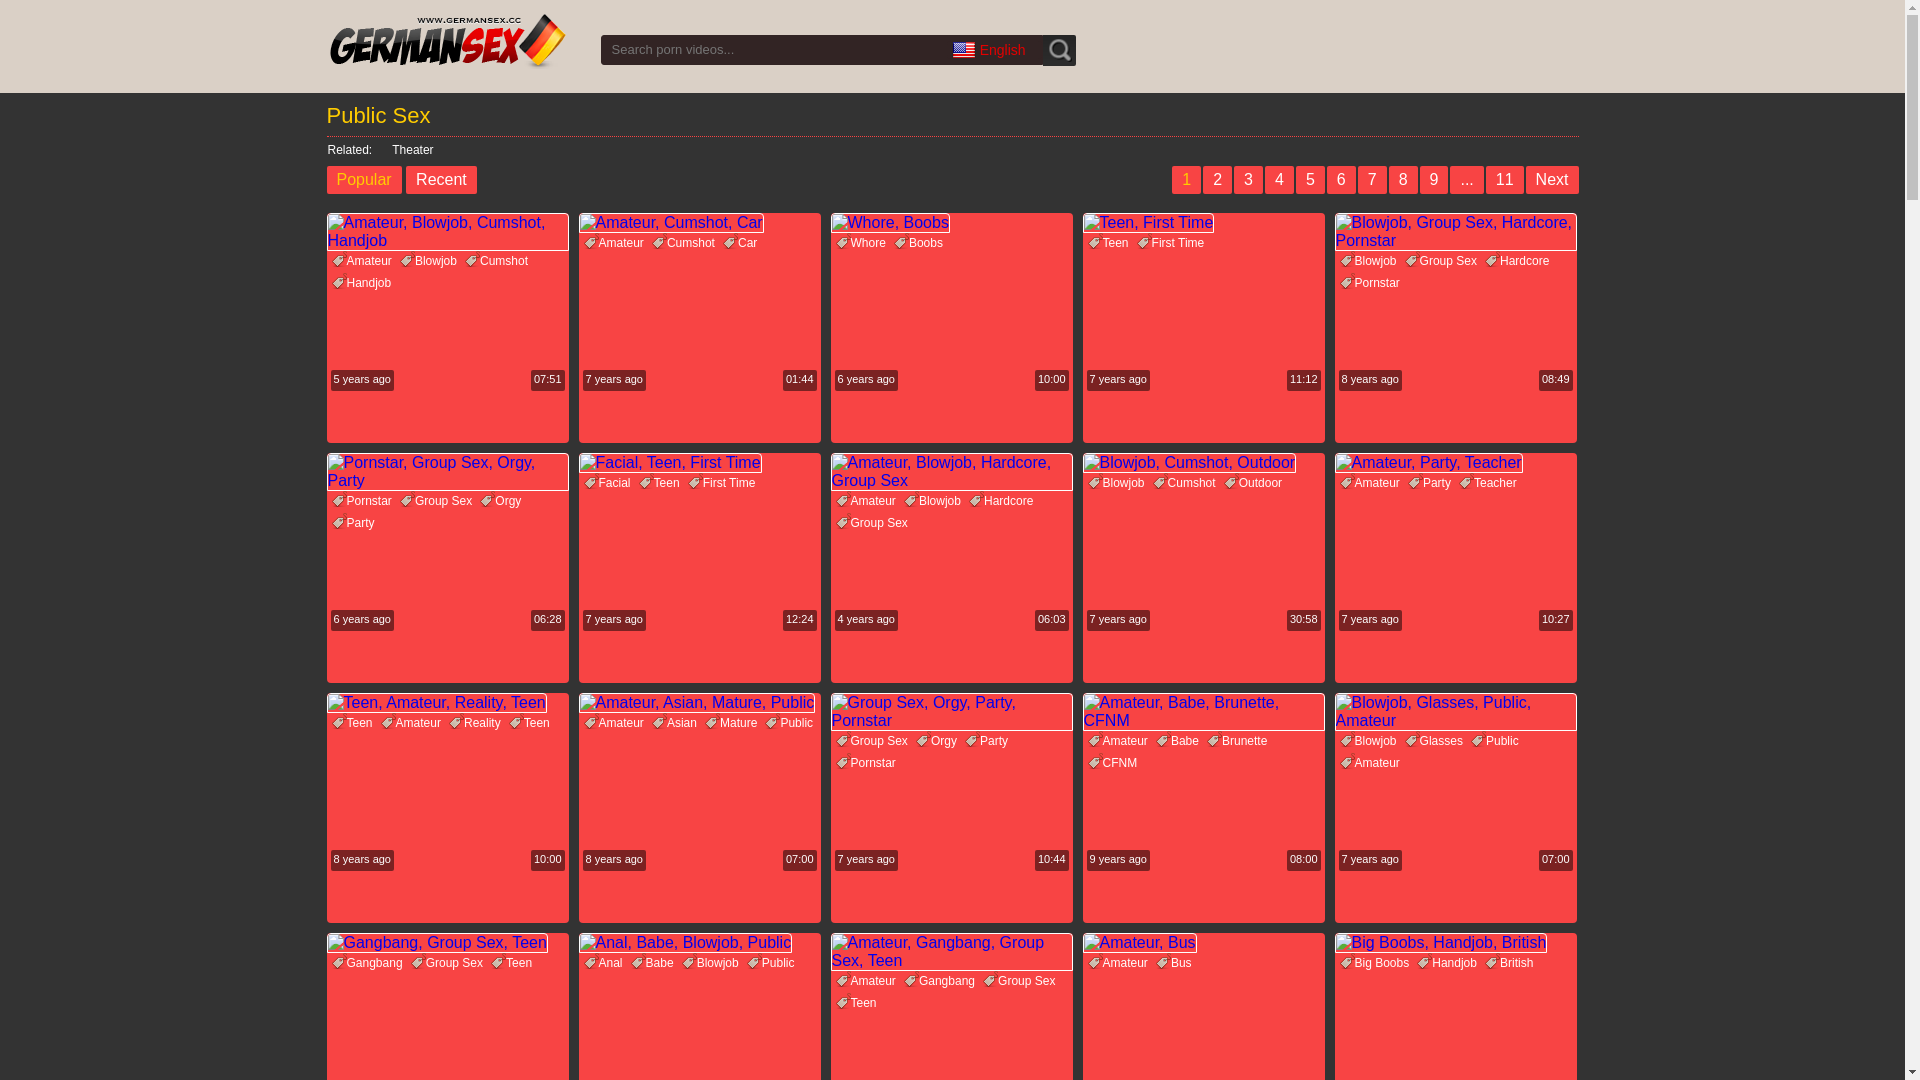 This screenshot has height=1080, width=1920. Describe the element at coordinates (676, 722) in the screenshot. I see `'Asian'` at that location.